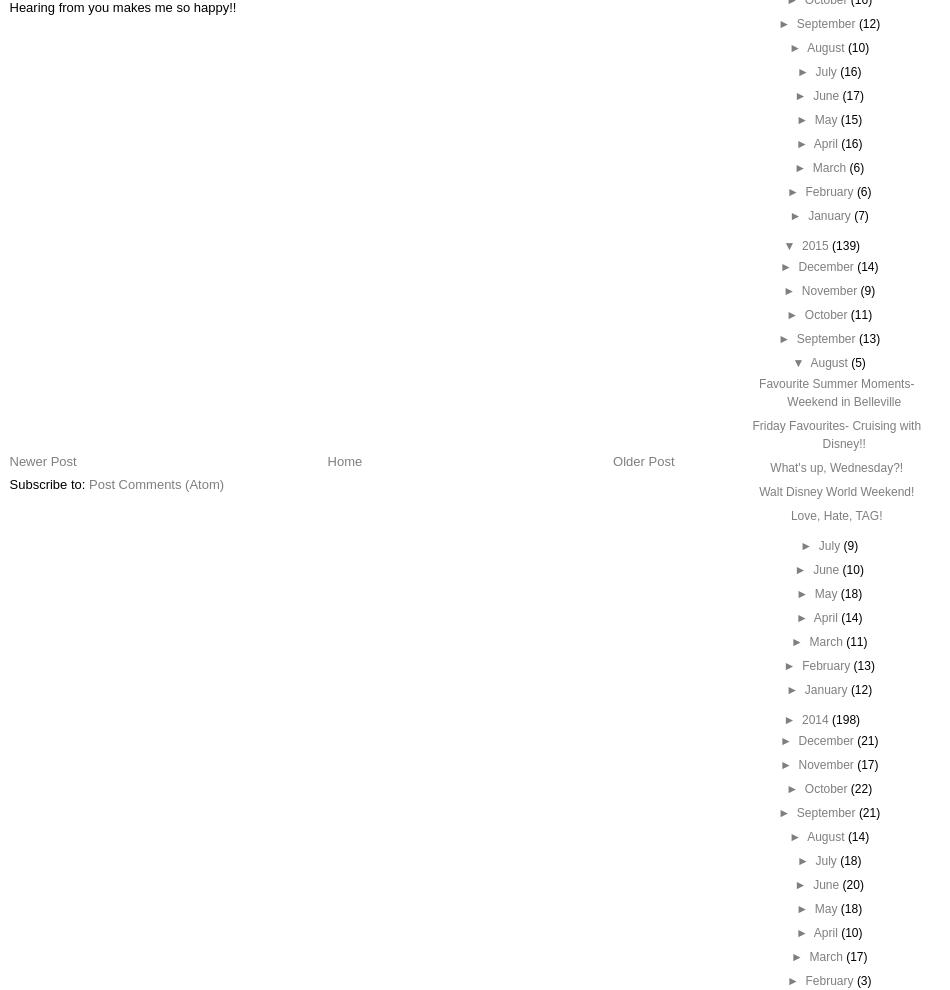 This screenshot has width=950, height=990. What do you see at coordinates (835, 434) in the screenshot?
I see `'Friday Favourites- Cruising with Disney!!'` at bounding box center [835, 434].